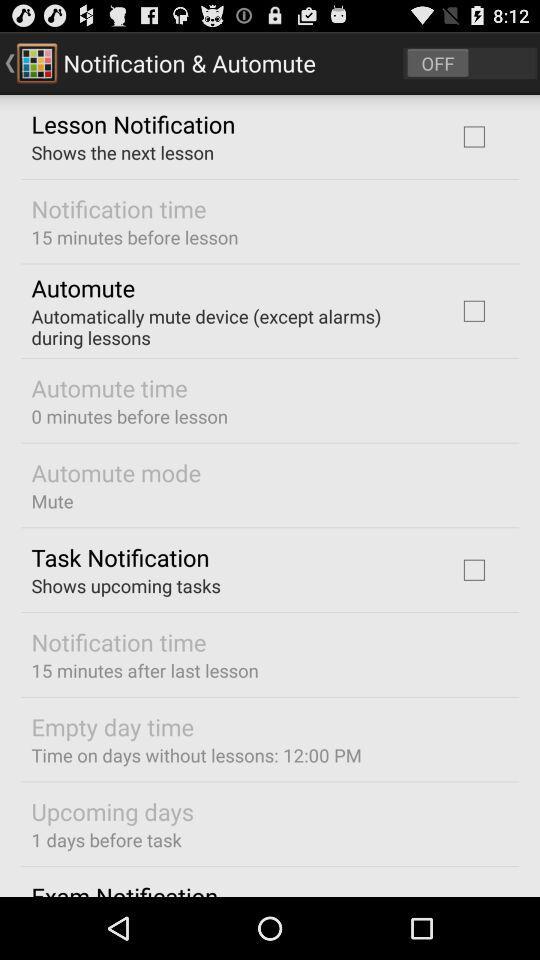  I want to click on shows upcoming tasks icon, so click(126, 585).